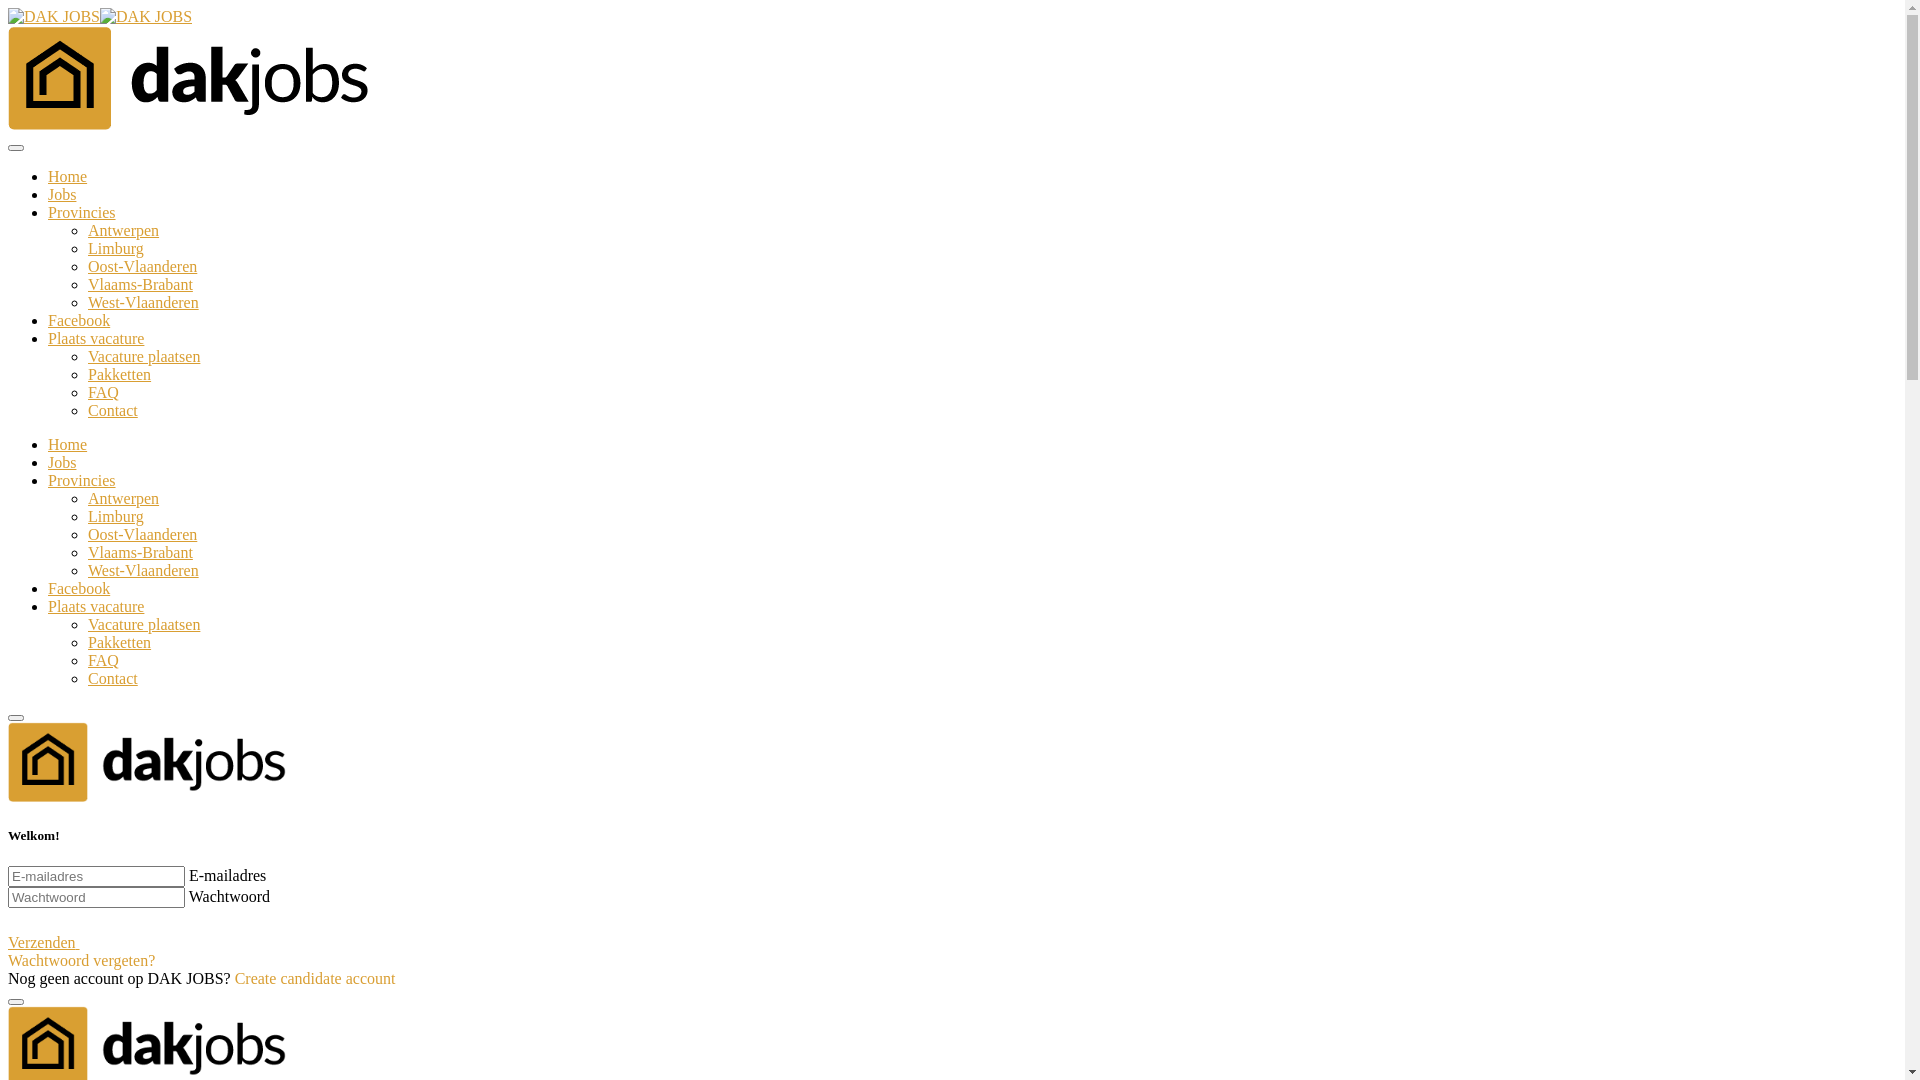 This screenshot has width=1920, height=1080. Describe the element at coordinates (141, 533) in the screenshot. I see `'Oost-Vlaanderen'` at that location.